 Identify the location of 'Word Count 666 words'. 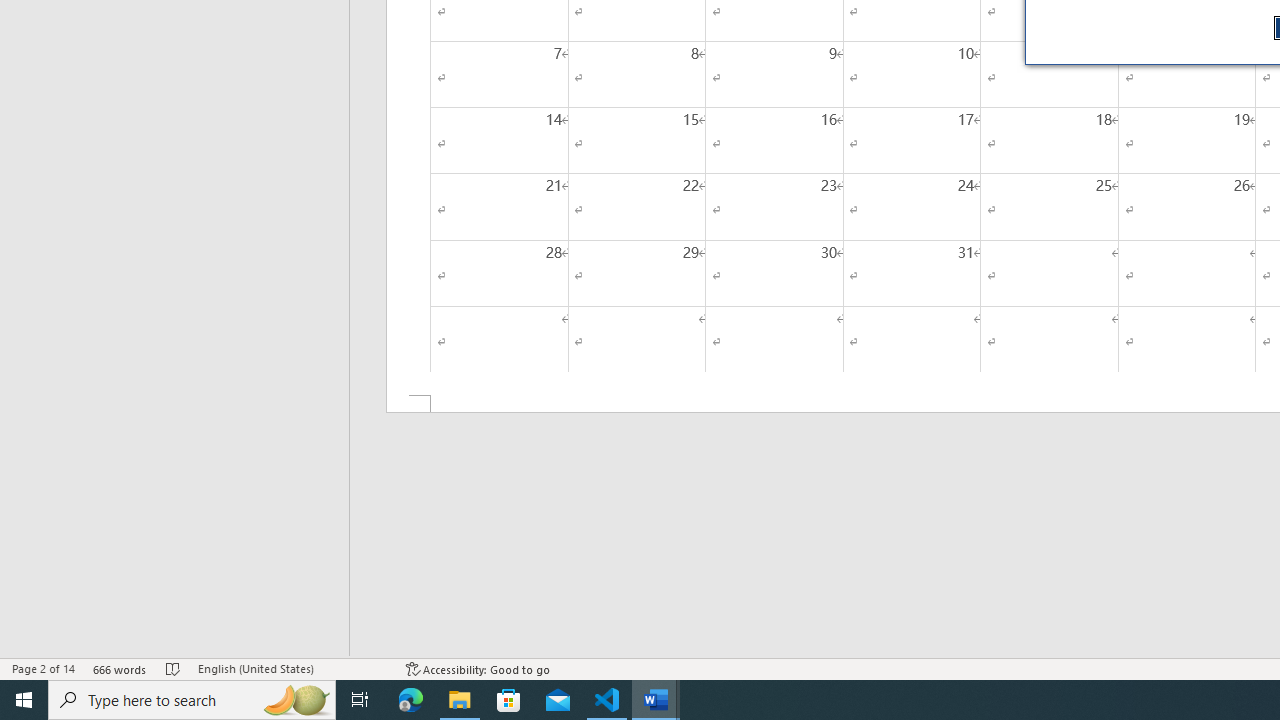
(119, 669).